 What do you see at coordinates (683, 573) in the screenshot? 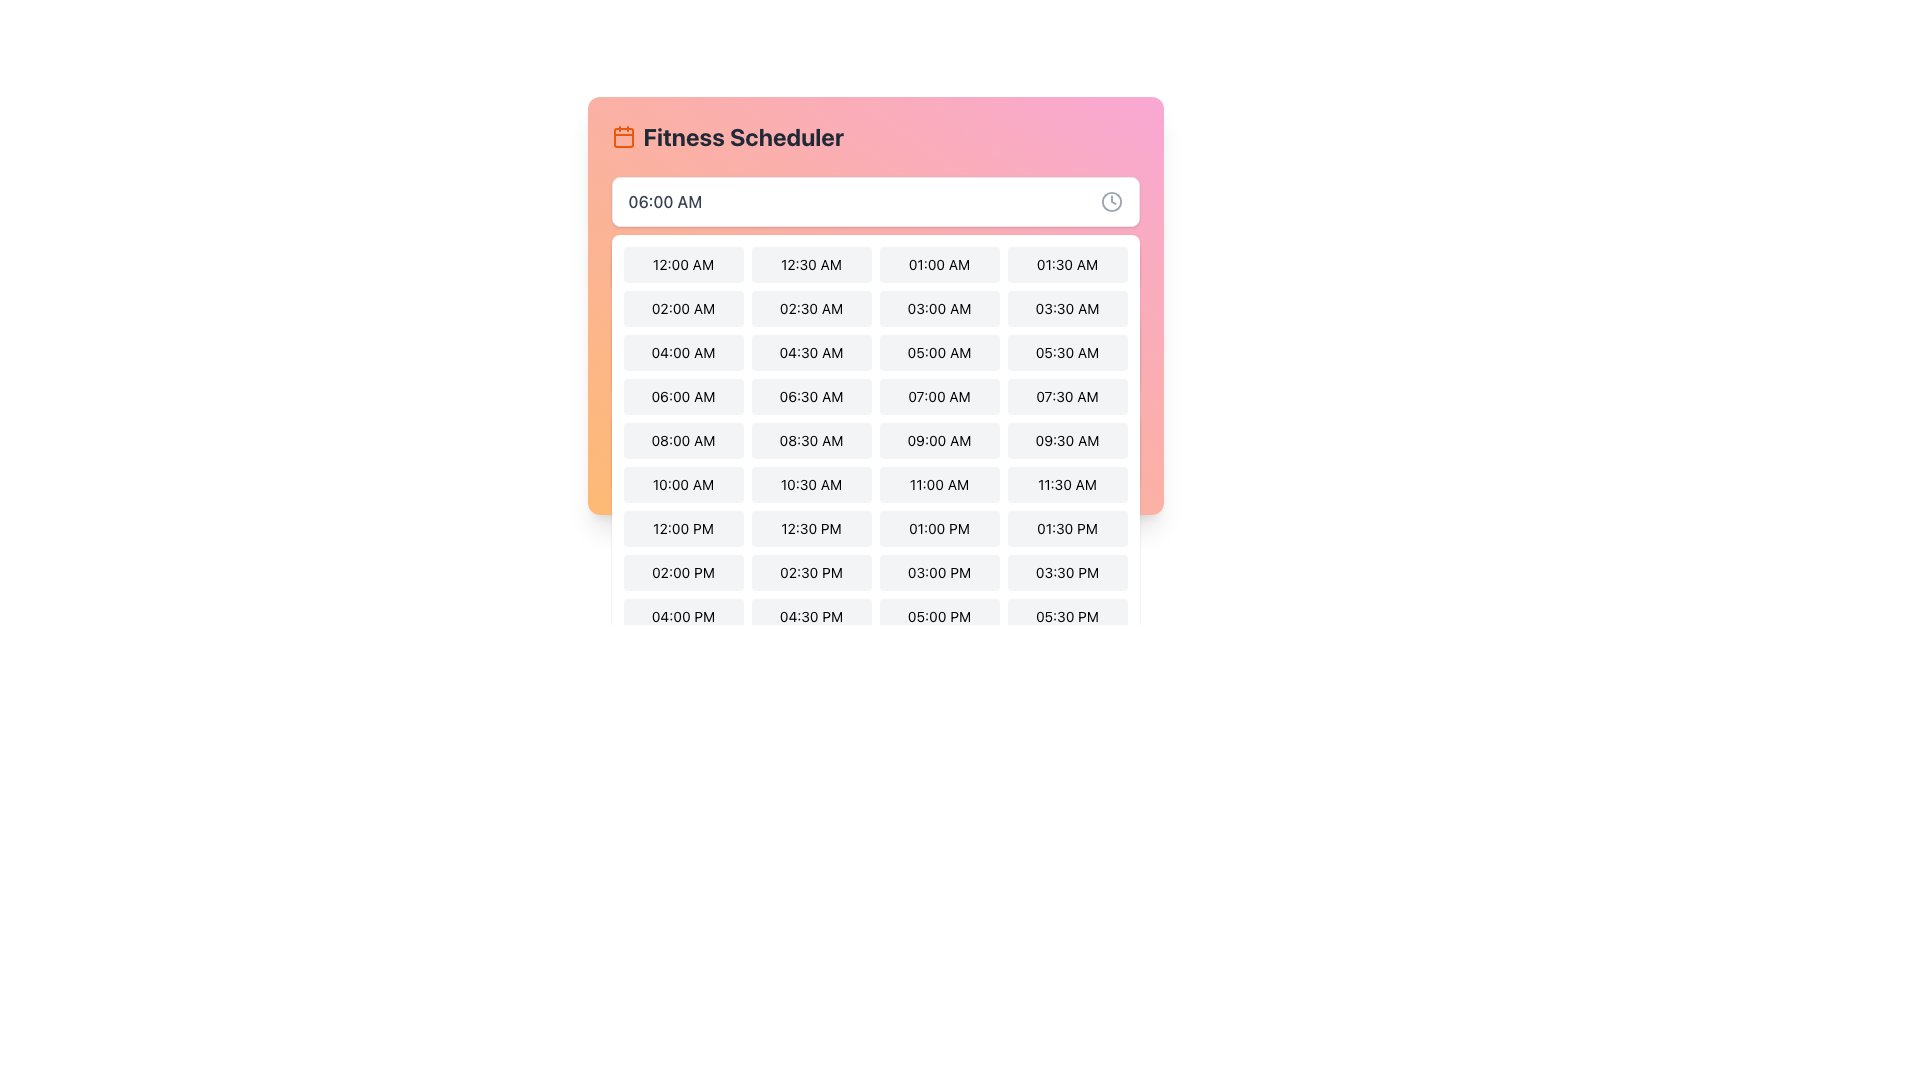
I see `the selectable time slot button labeled '02:00 PM' in the scheduling interface` at bounding box center [683, 573].